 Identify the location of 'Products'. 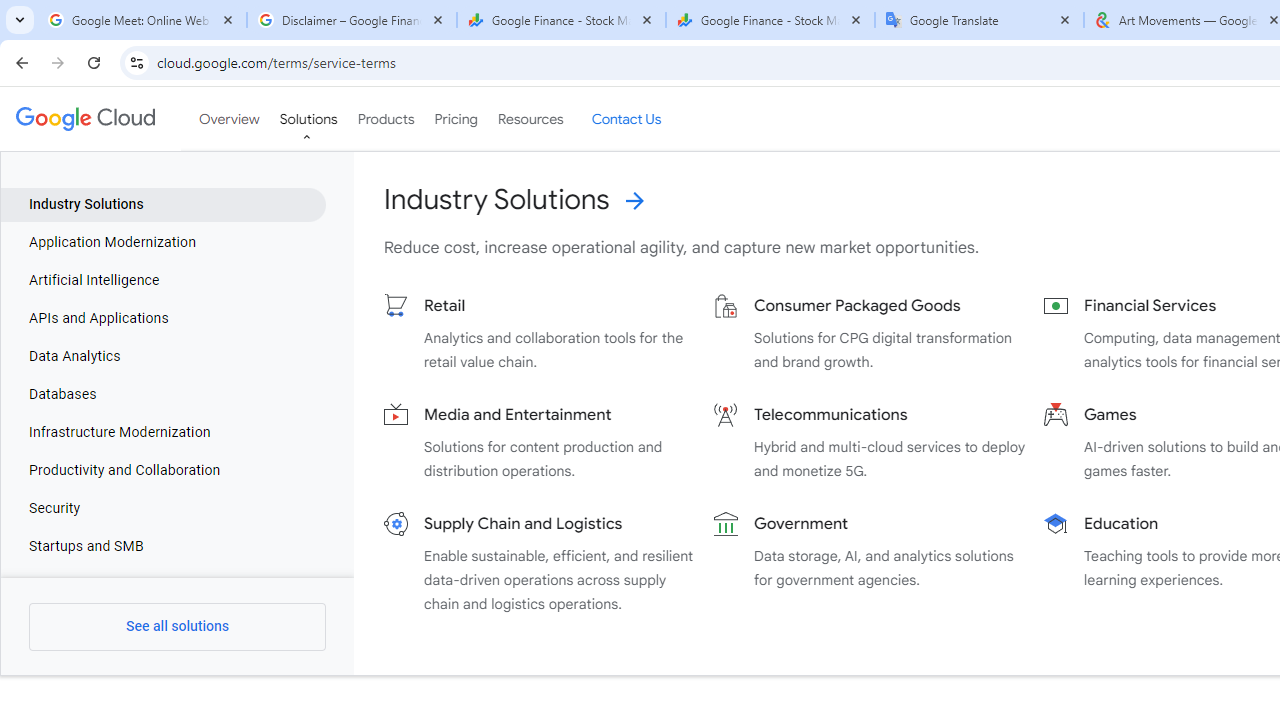
(385, 119).